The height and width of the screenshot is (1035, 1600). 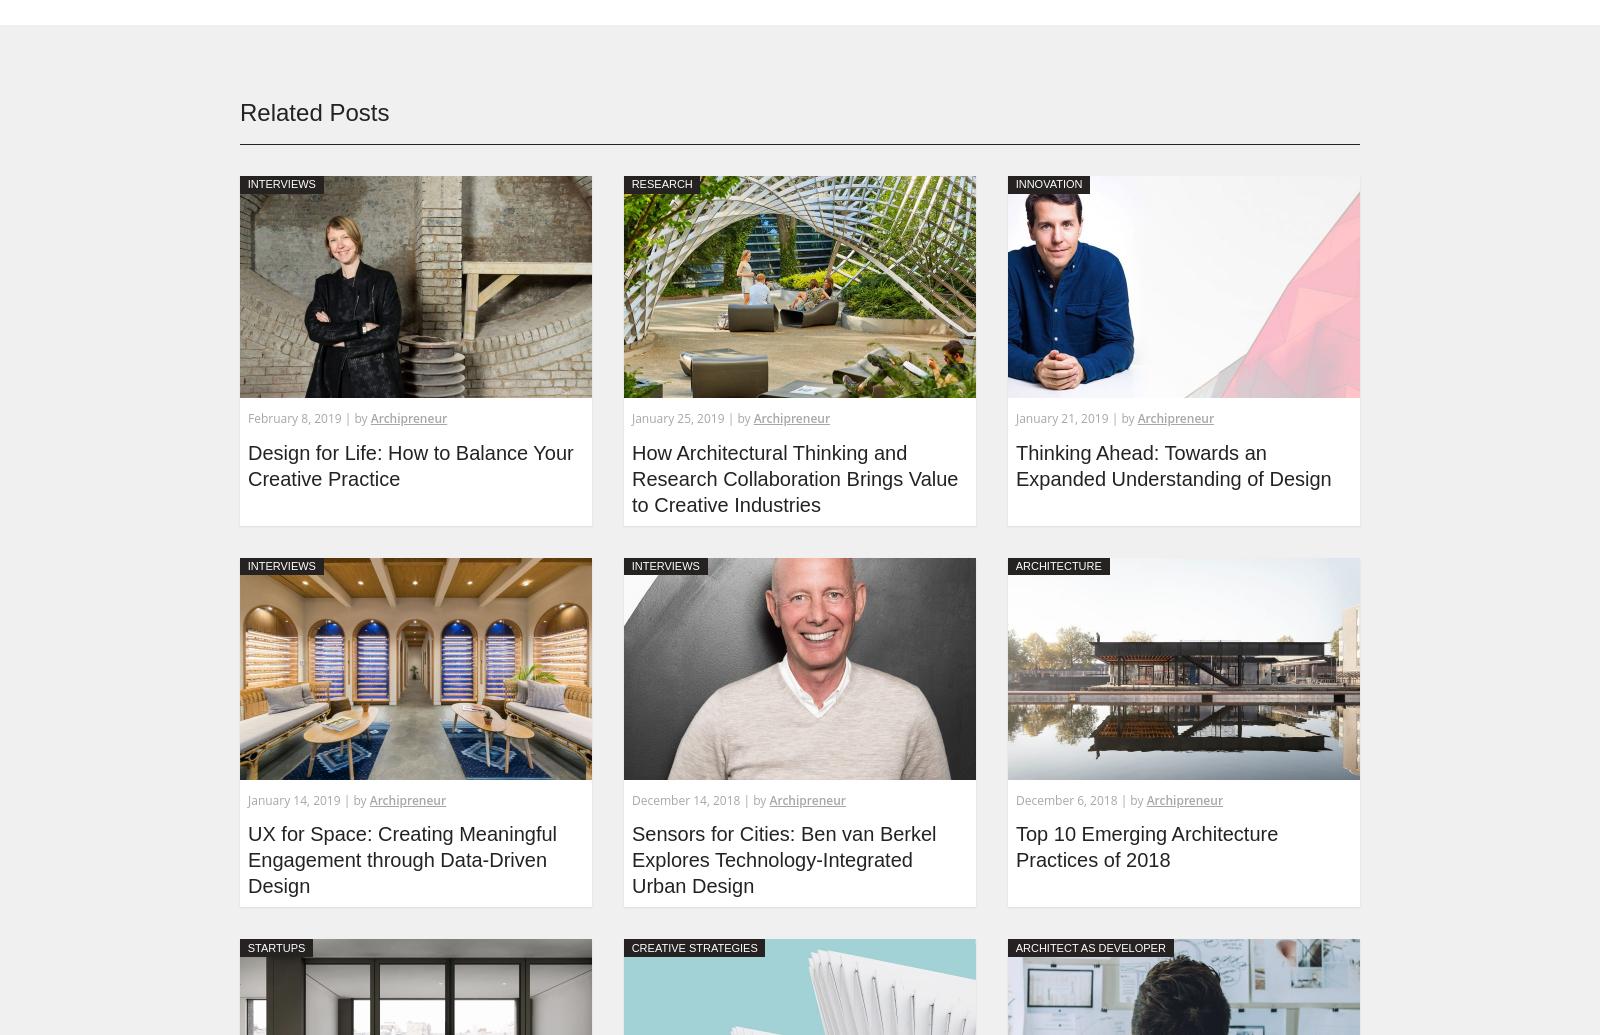 I want to click on 'Architecture', so click(x=1058, y=564).